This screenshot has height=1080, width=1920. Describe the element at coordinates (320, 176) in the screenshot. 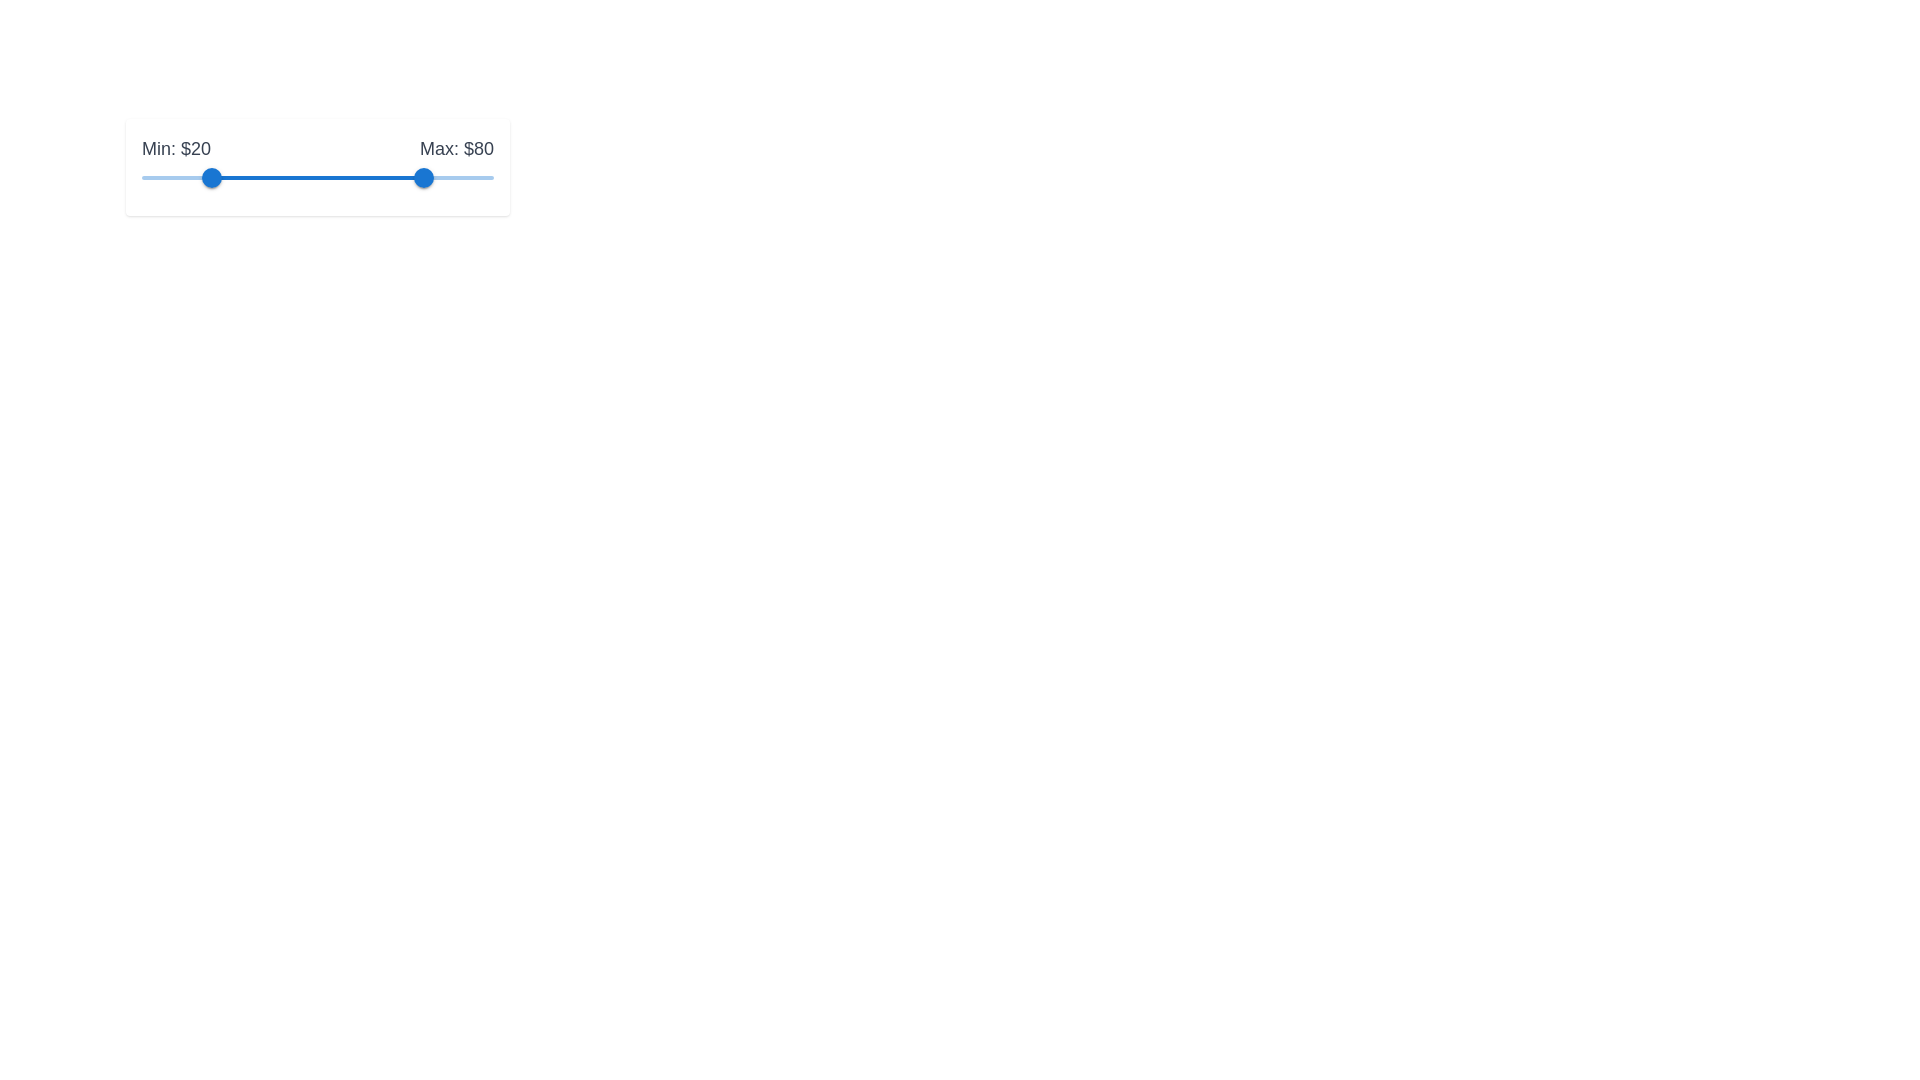

I see `the slider` at that location.